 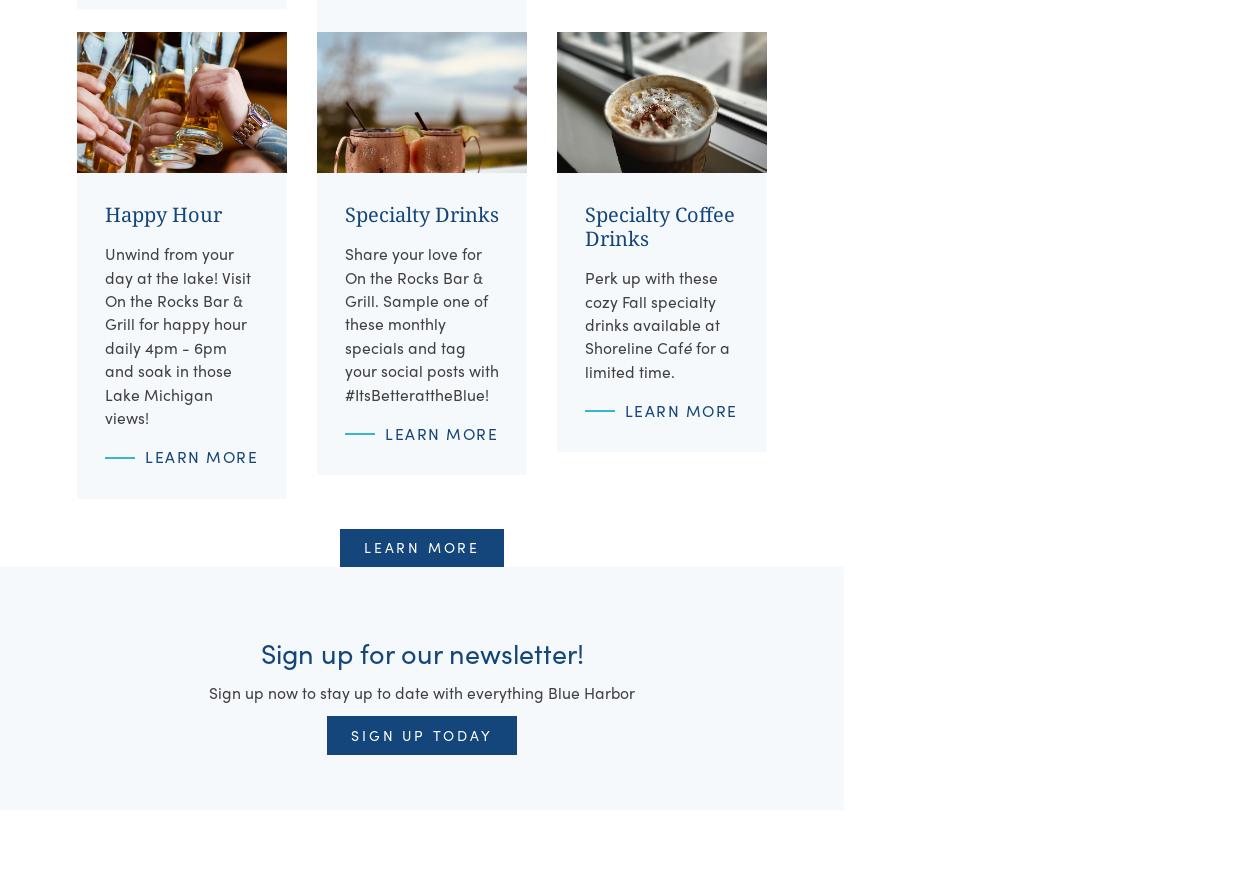 I want to click on 'Perk up with these cozy Fall specialty drinks available at Shoreline Caf', so click(x=584, y=311).